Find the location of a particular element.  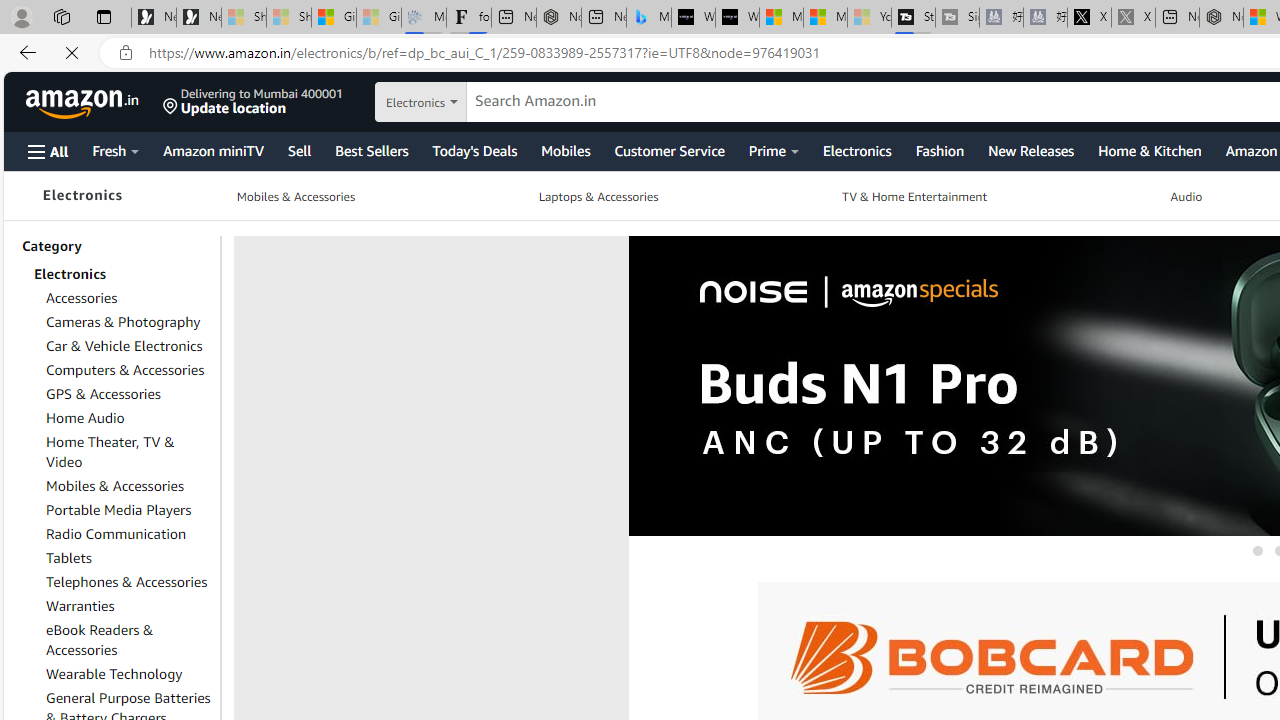

'Fresh' is located at coordinates (114, 149).